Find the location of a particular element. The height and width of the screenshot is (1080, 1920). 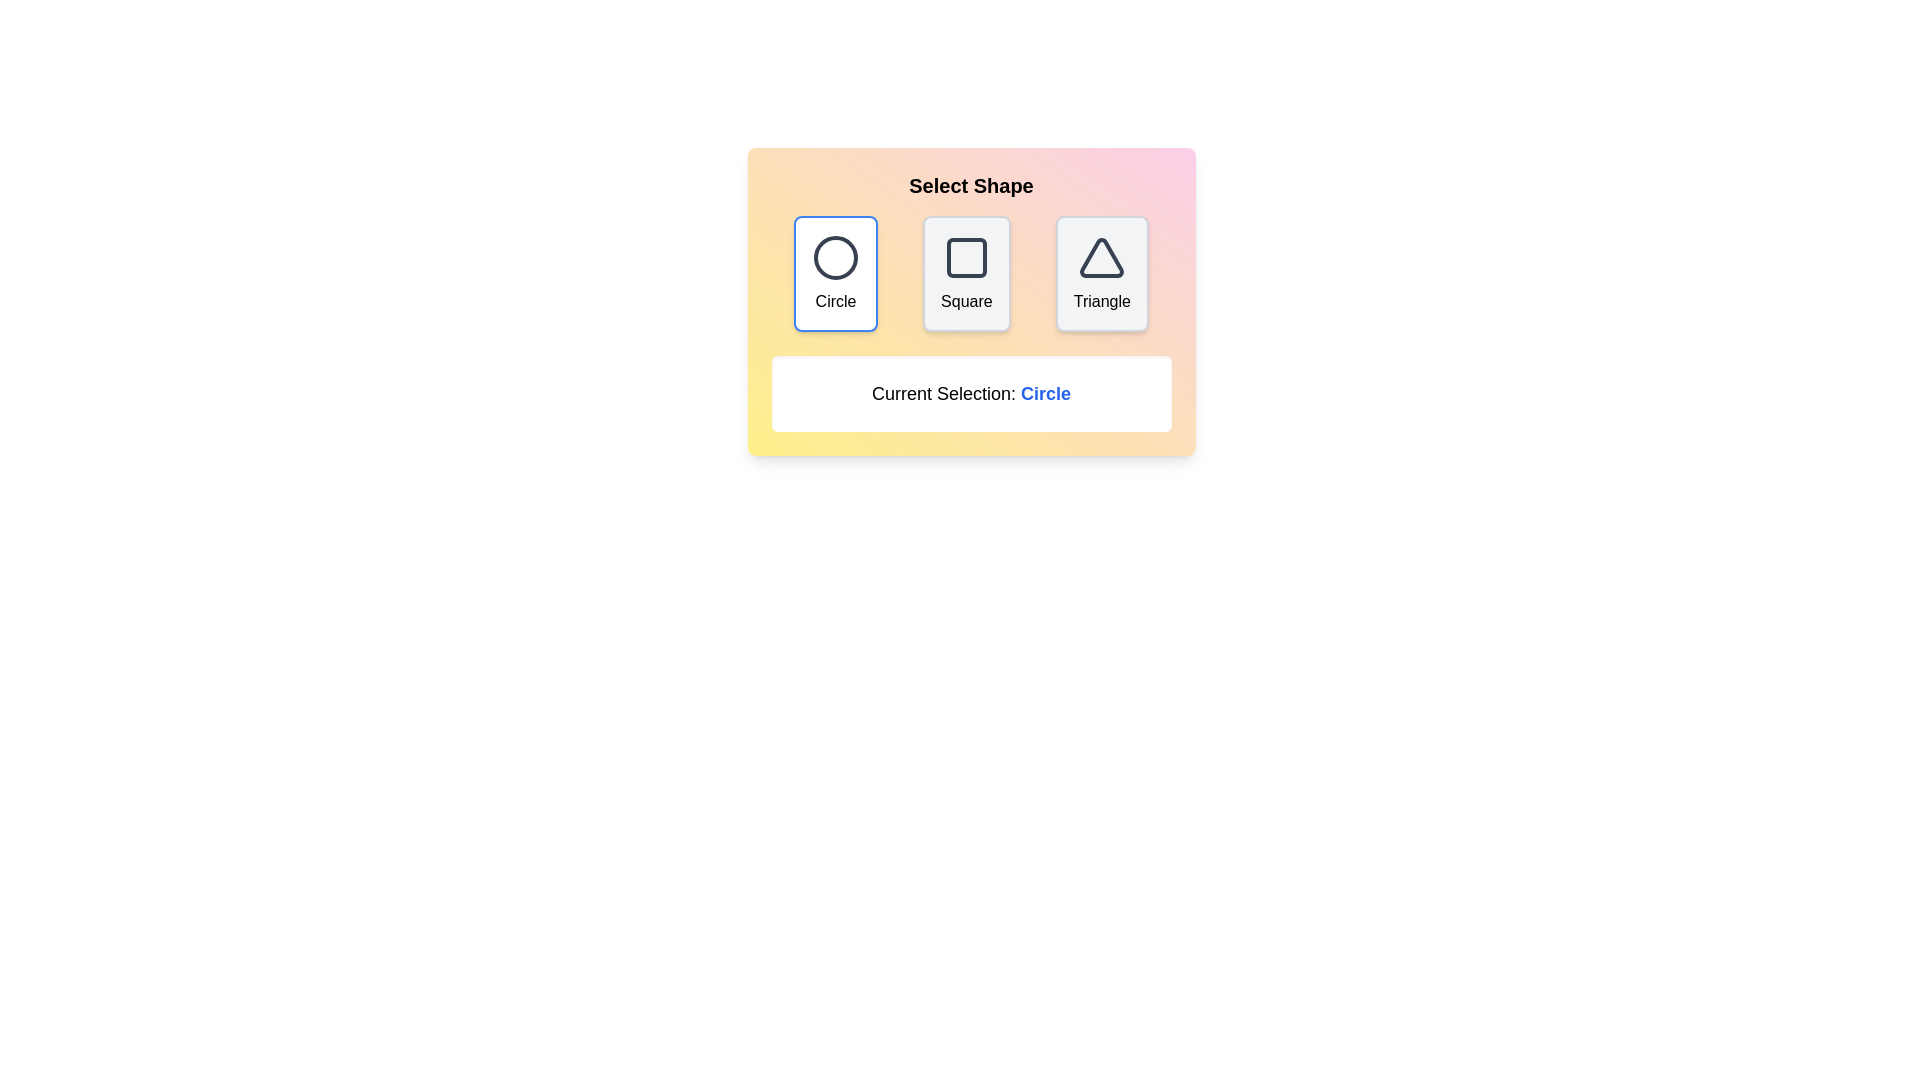

the Square button to select the corresponding shape is located at coordinates (966, 273).